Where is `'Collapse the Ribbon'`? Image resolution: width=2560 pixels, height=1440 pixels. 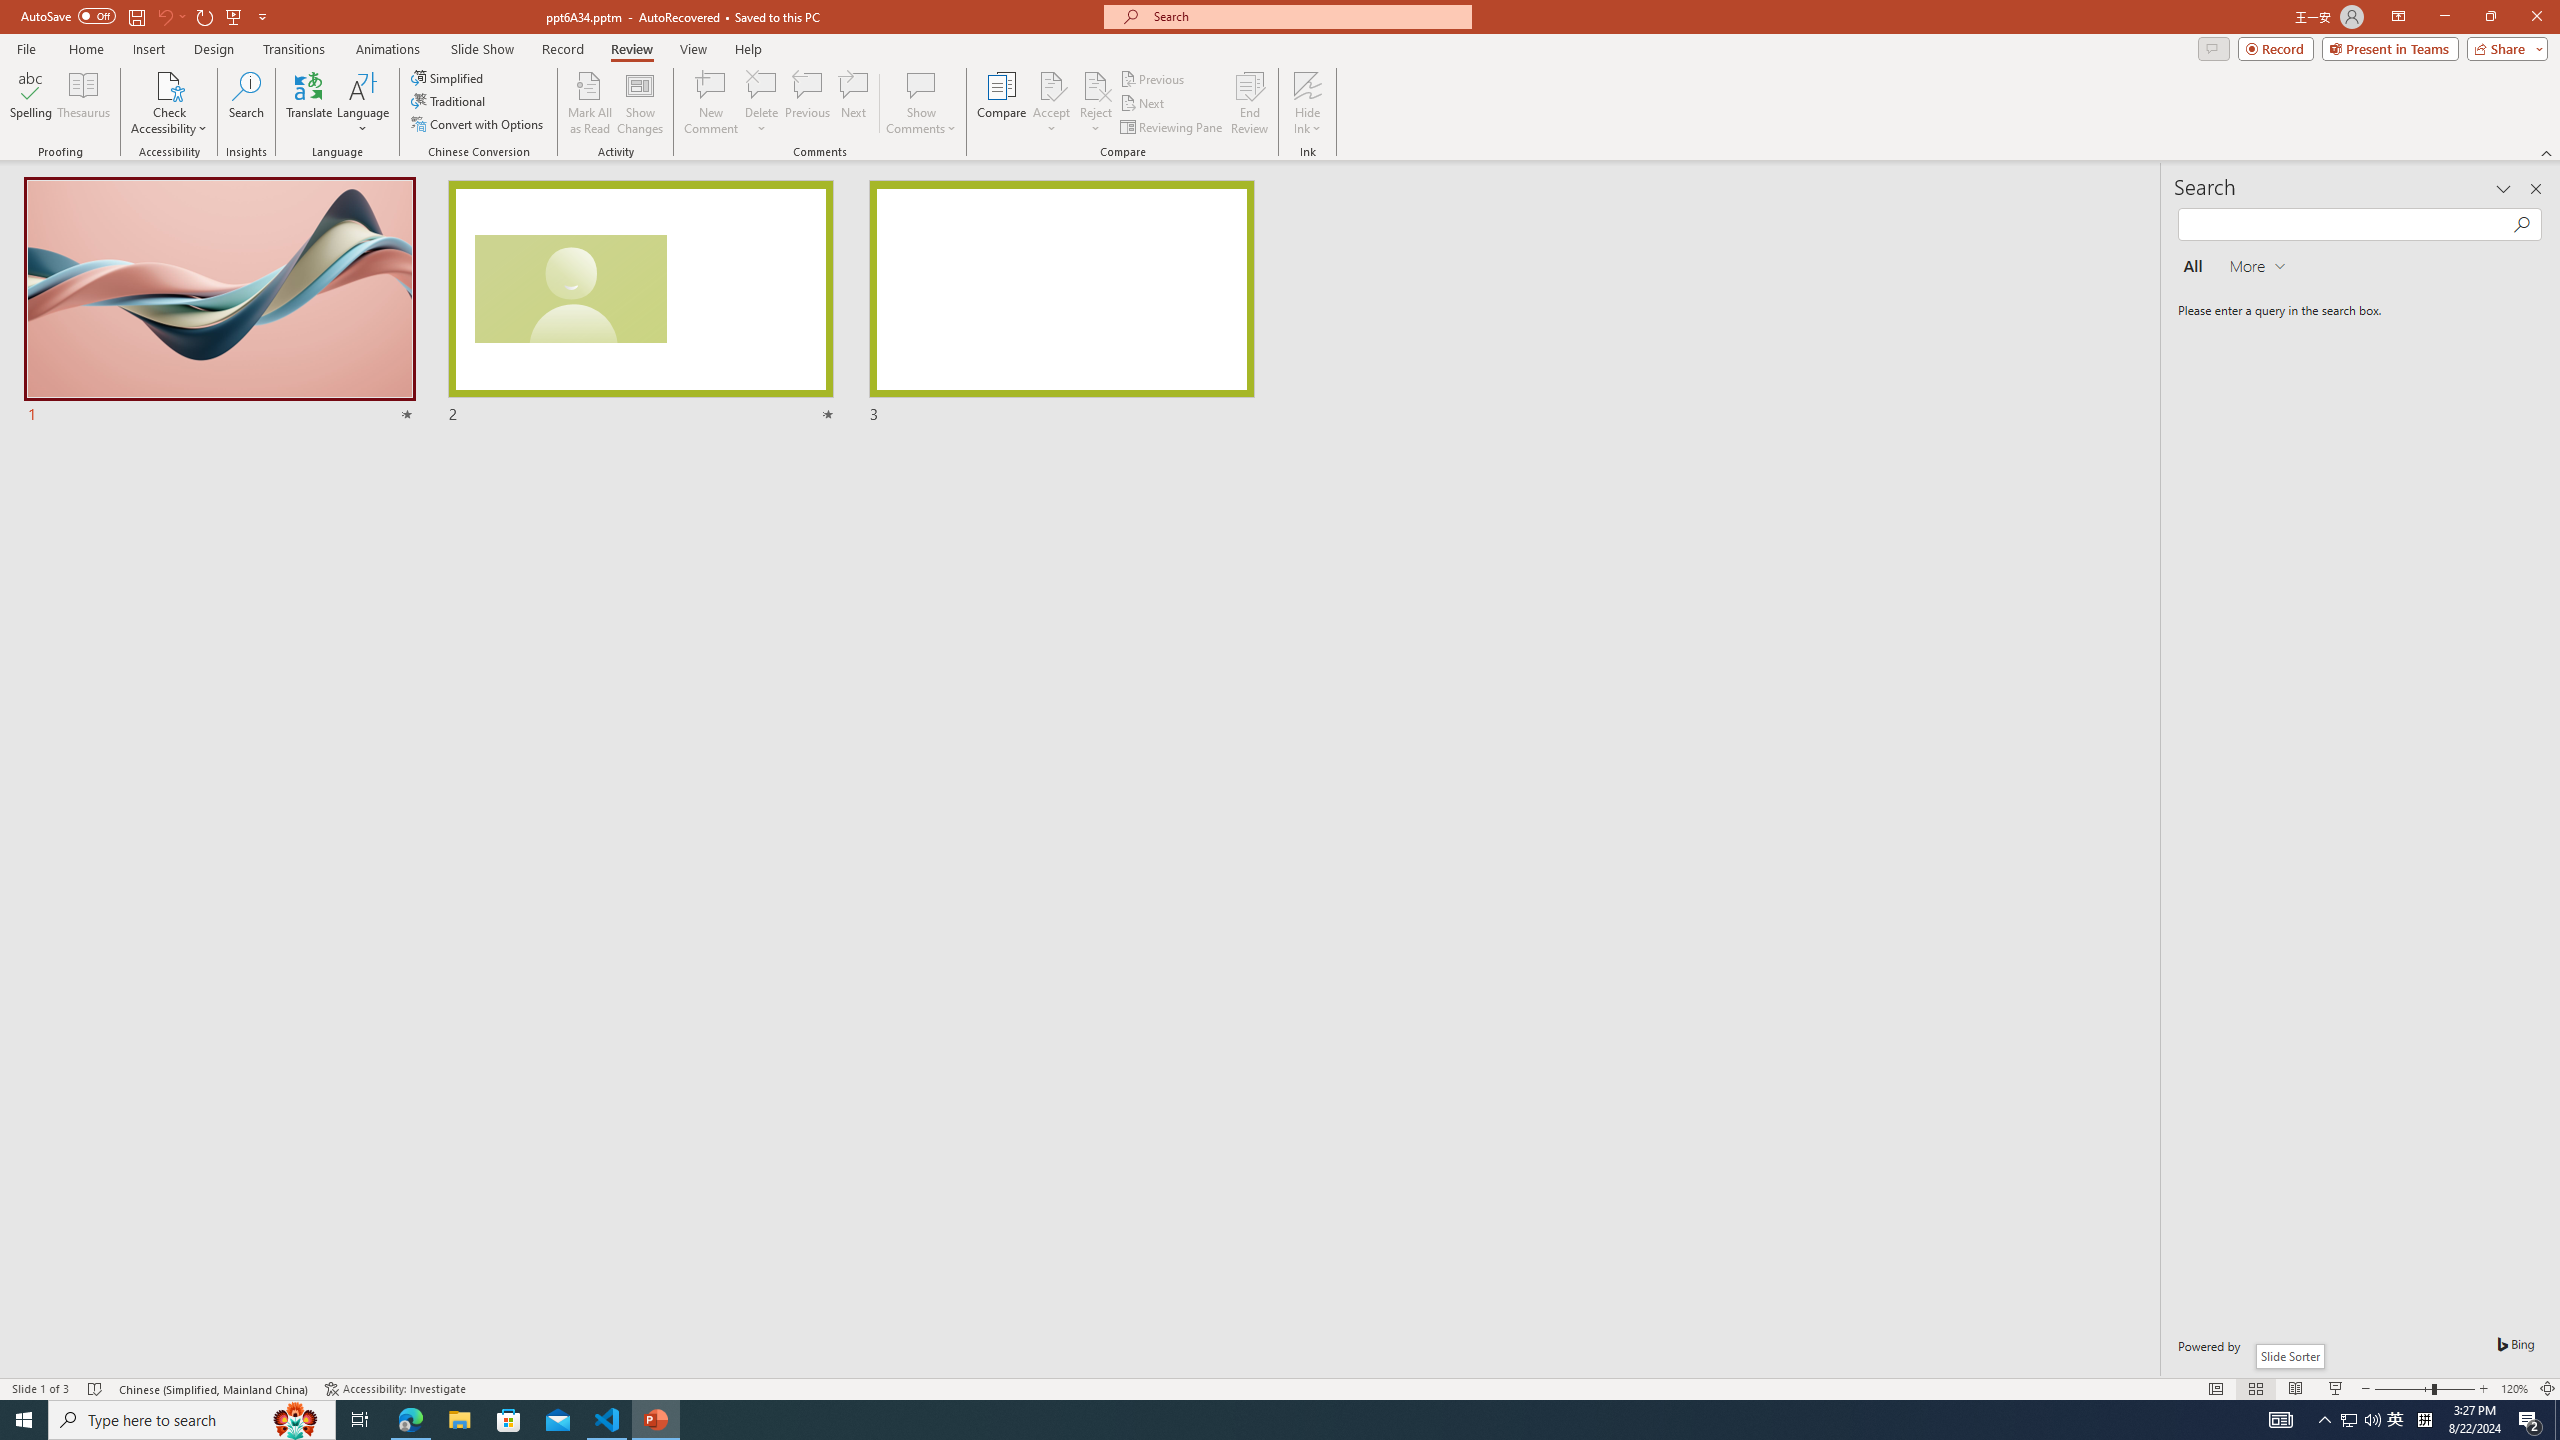 'Collapse the Ribbon' is located at coordinates (2547, 153).